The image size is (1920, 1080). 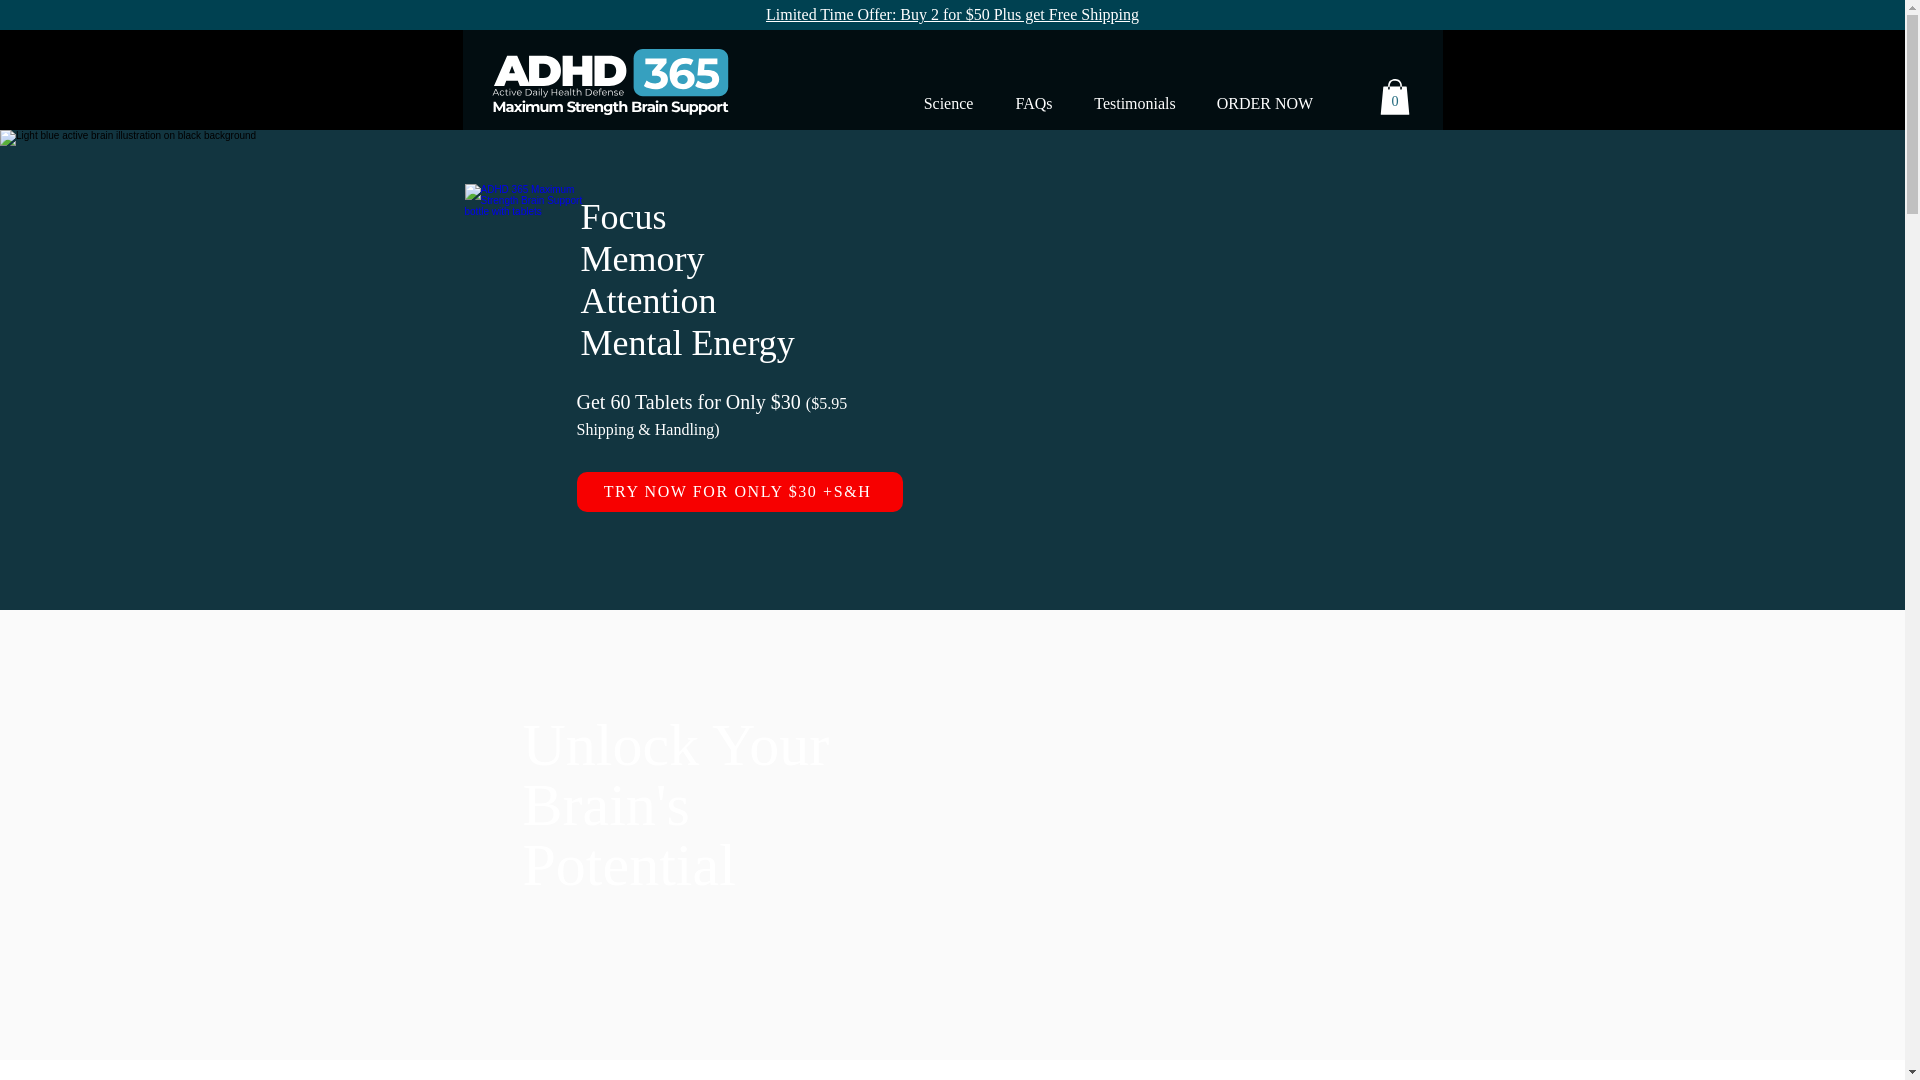 I want to click on 'TRY NOW FOR ONLY $30 +S&H', so click(x=738, y=492).